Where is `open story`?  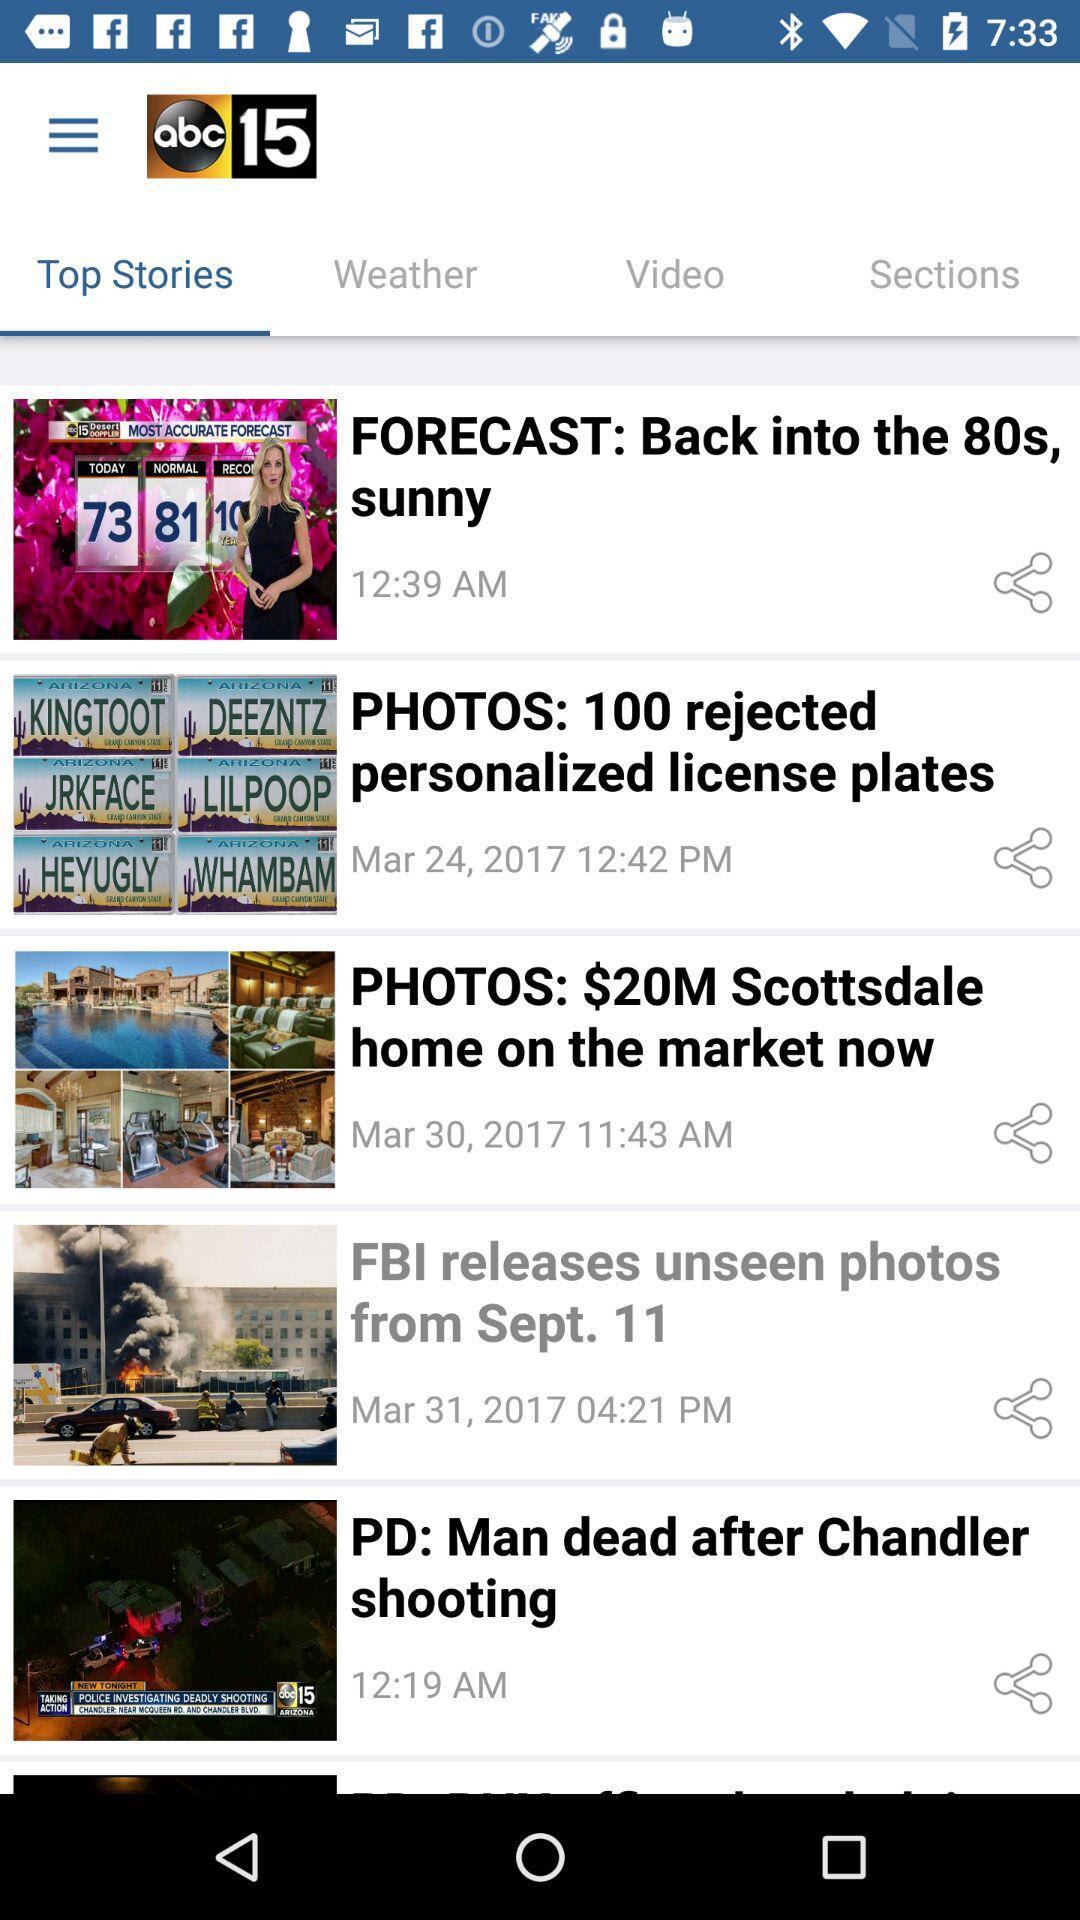 open story is located at coordinates (174, 1620).